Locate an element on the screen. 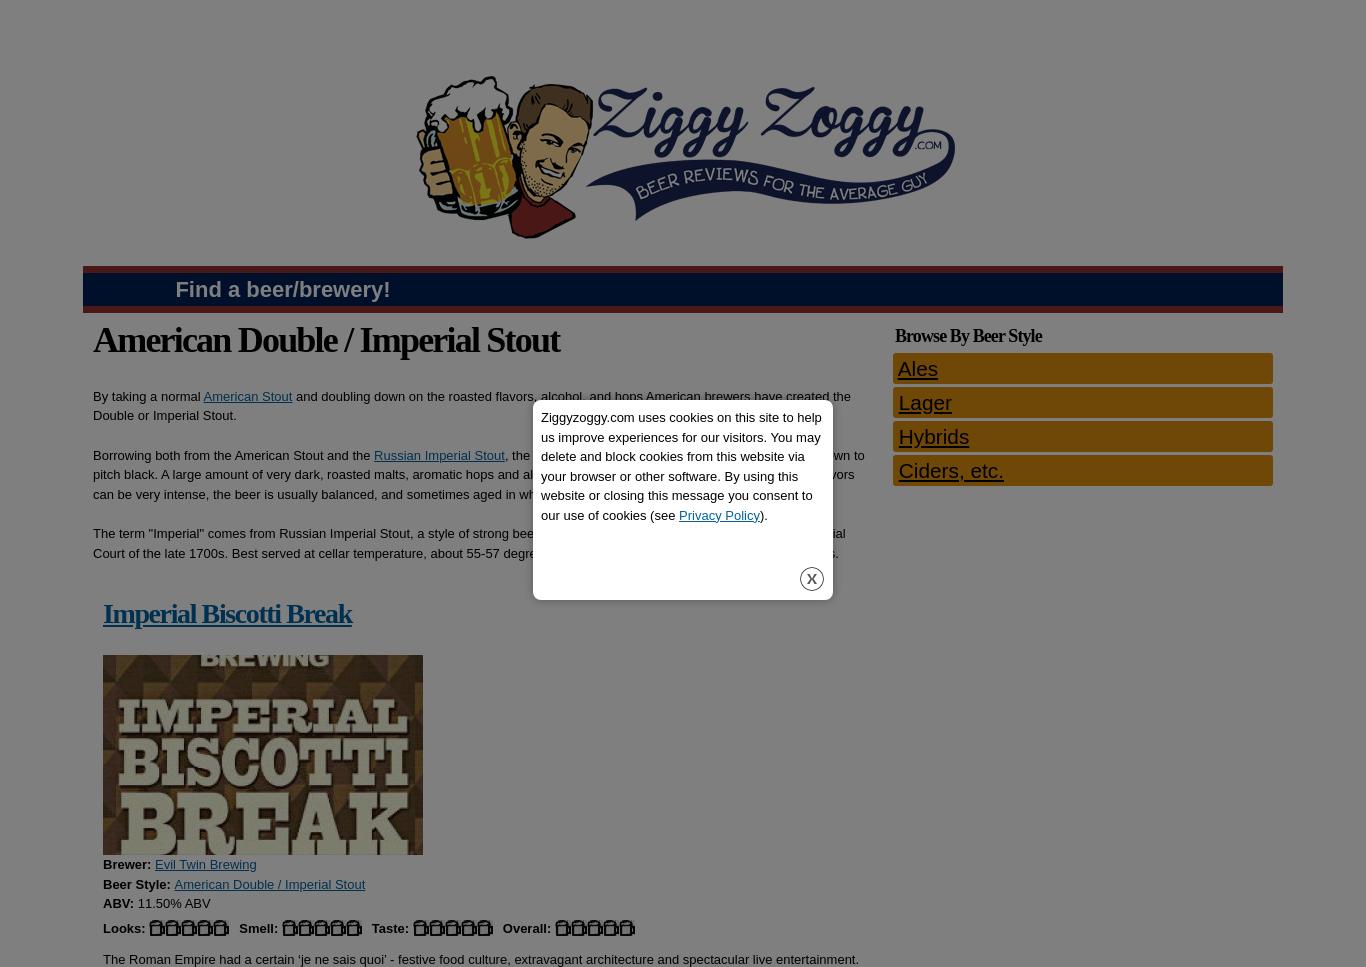 Image resolution: width=1366 pixels, height=967 pixels. 'Privacy Policy' is located at coordinates (719, 513).